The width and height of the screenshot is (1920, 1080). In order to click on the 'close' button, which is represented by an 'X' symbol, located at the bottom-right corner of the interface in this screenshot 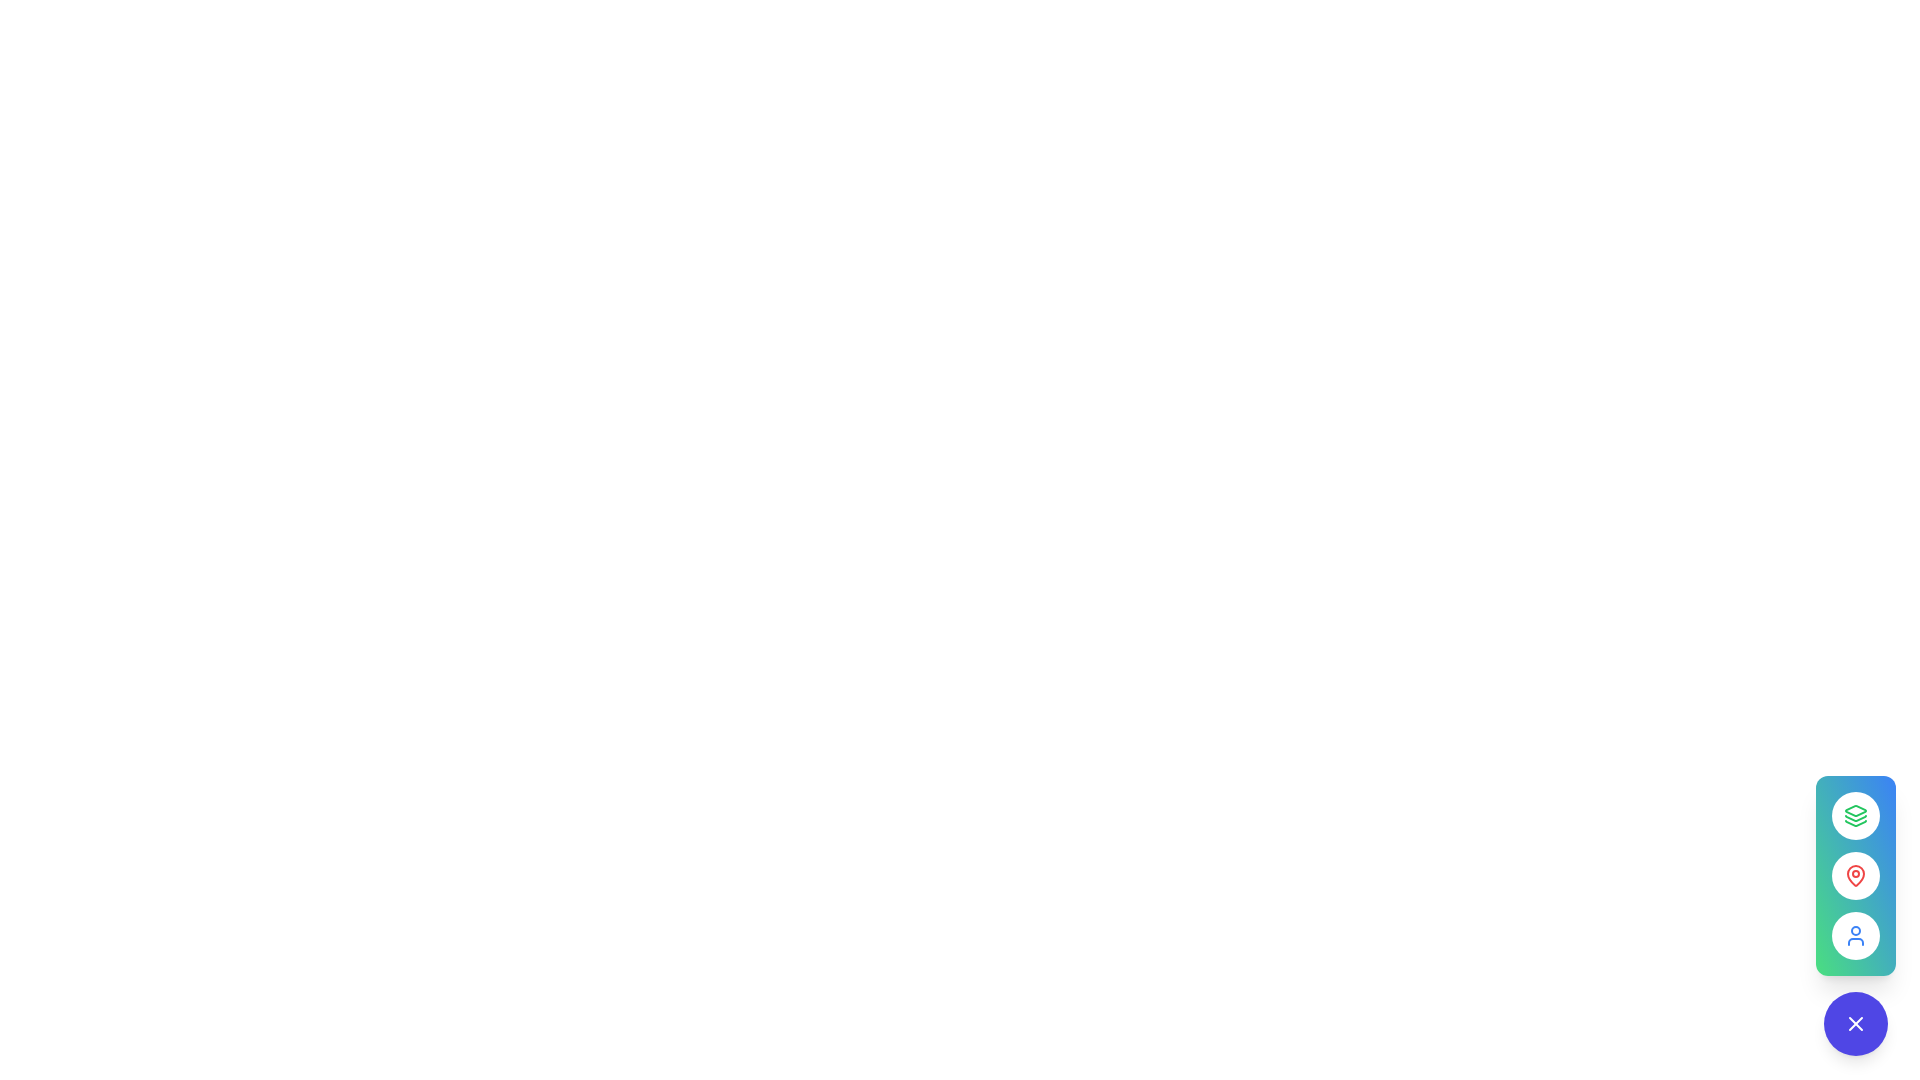, I will do `click(1855, 1023)`.